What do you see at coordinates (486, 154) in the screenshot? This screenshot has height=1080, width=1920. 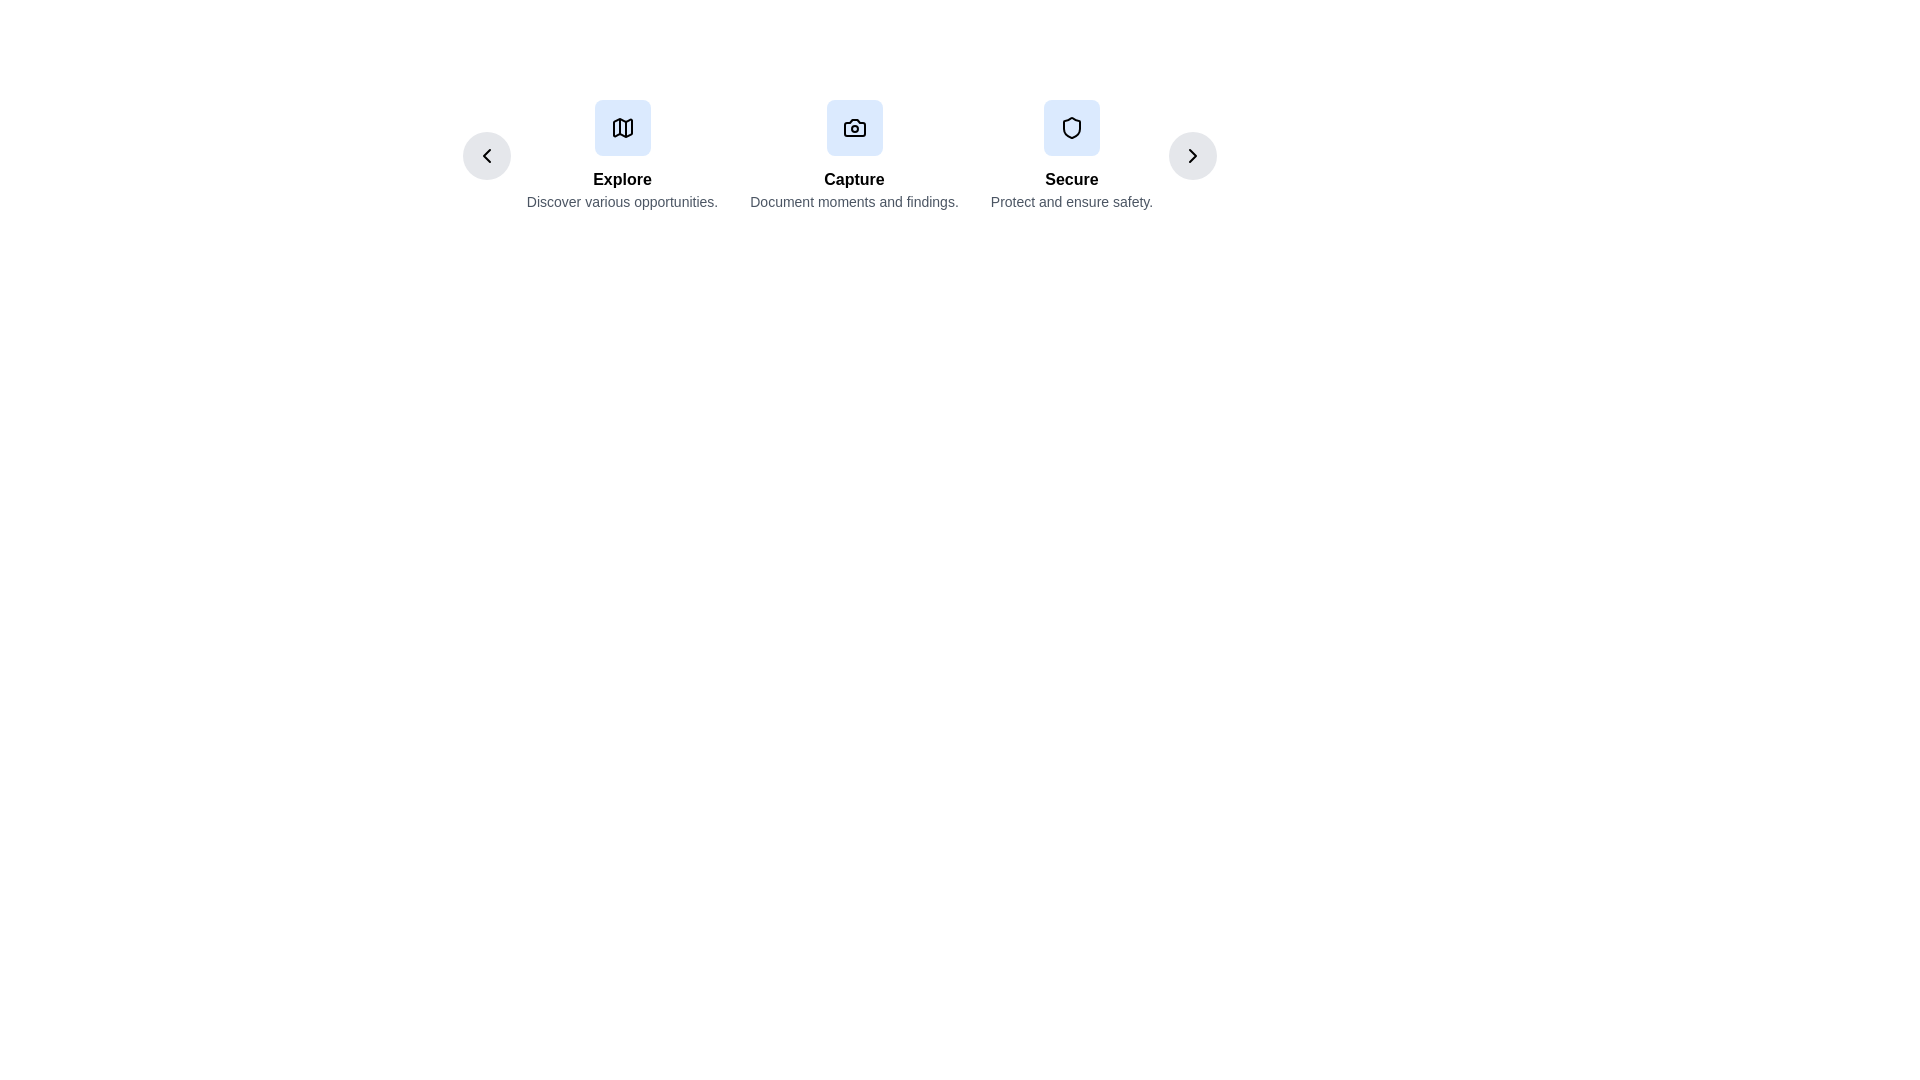 I see `the circular button with a gray background and black chevron pointing to the left, located to the left of the 'Explore' label` at bounding box center [486, 154].